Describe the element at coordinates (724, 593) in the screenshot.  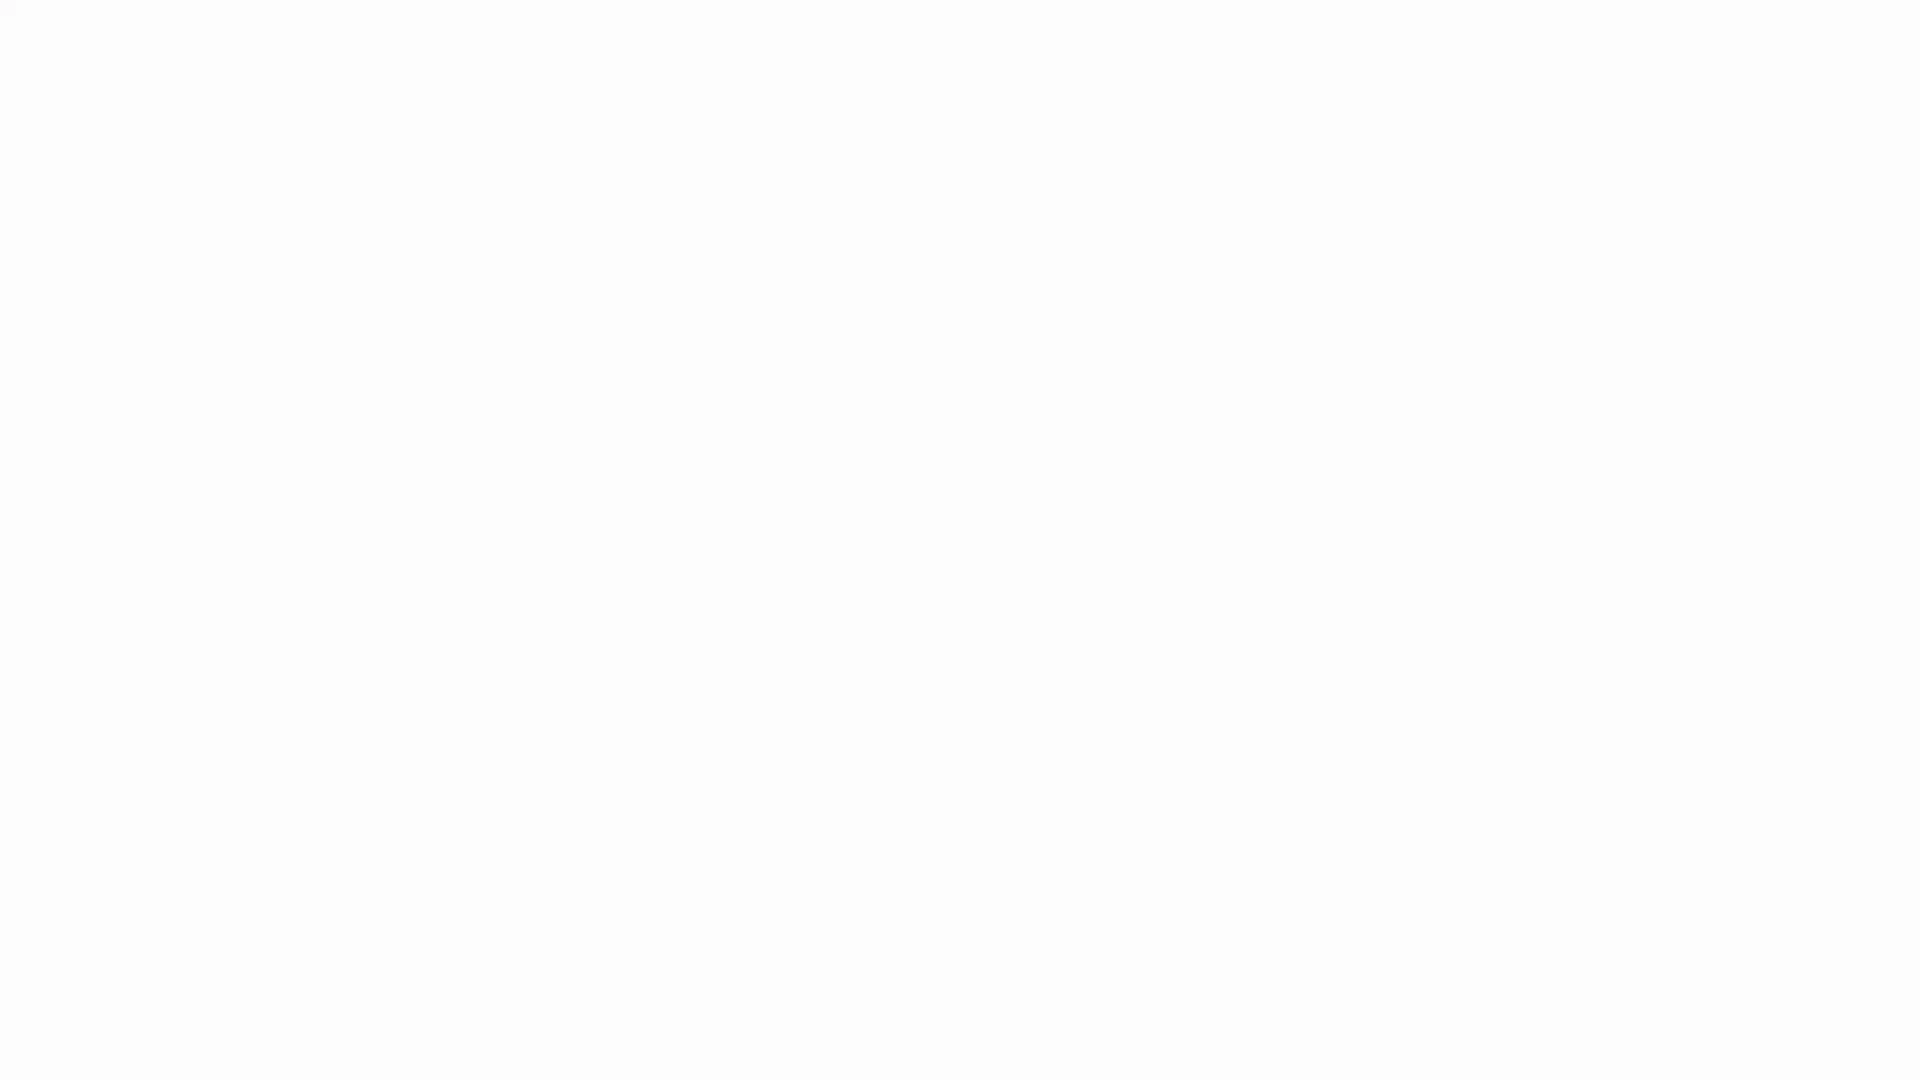
I see `Create your account` at that location.